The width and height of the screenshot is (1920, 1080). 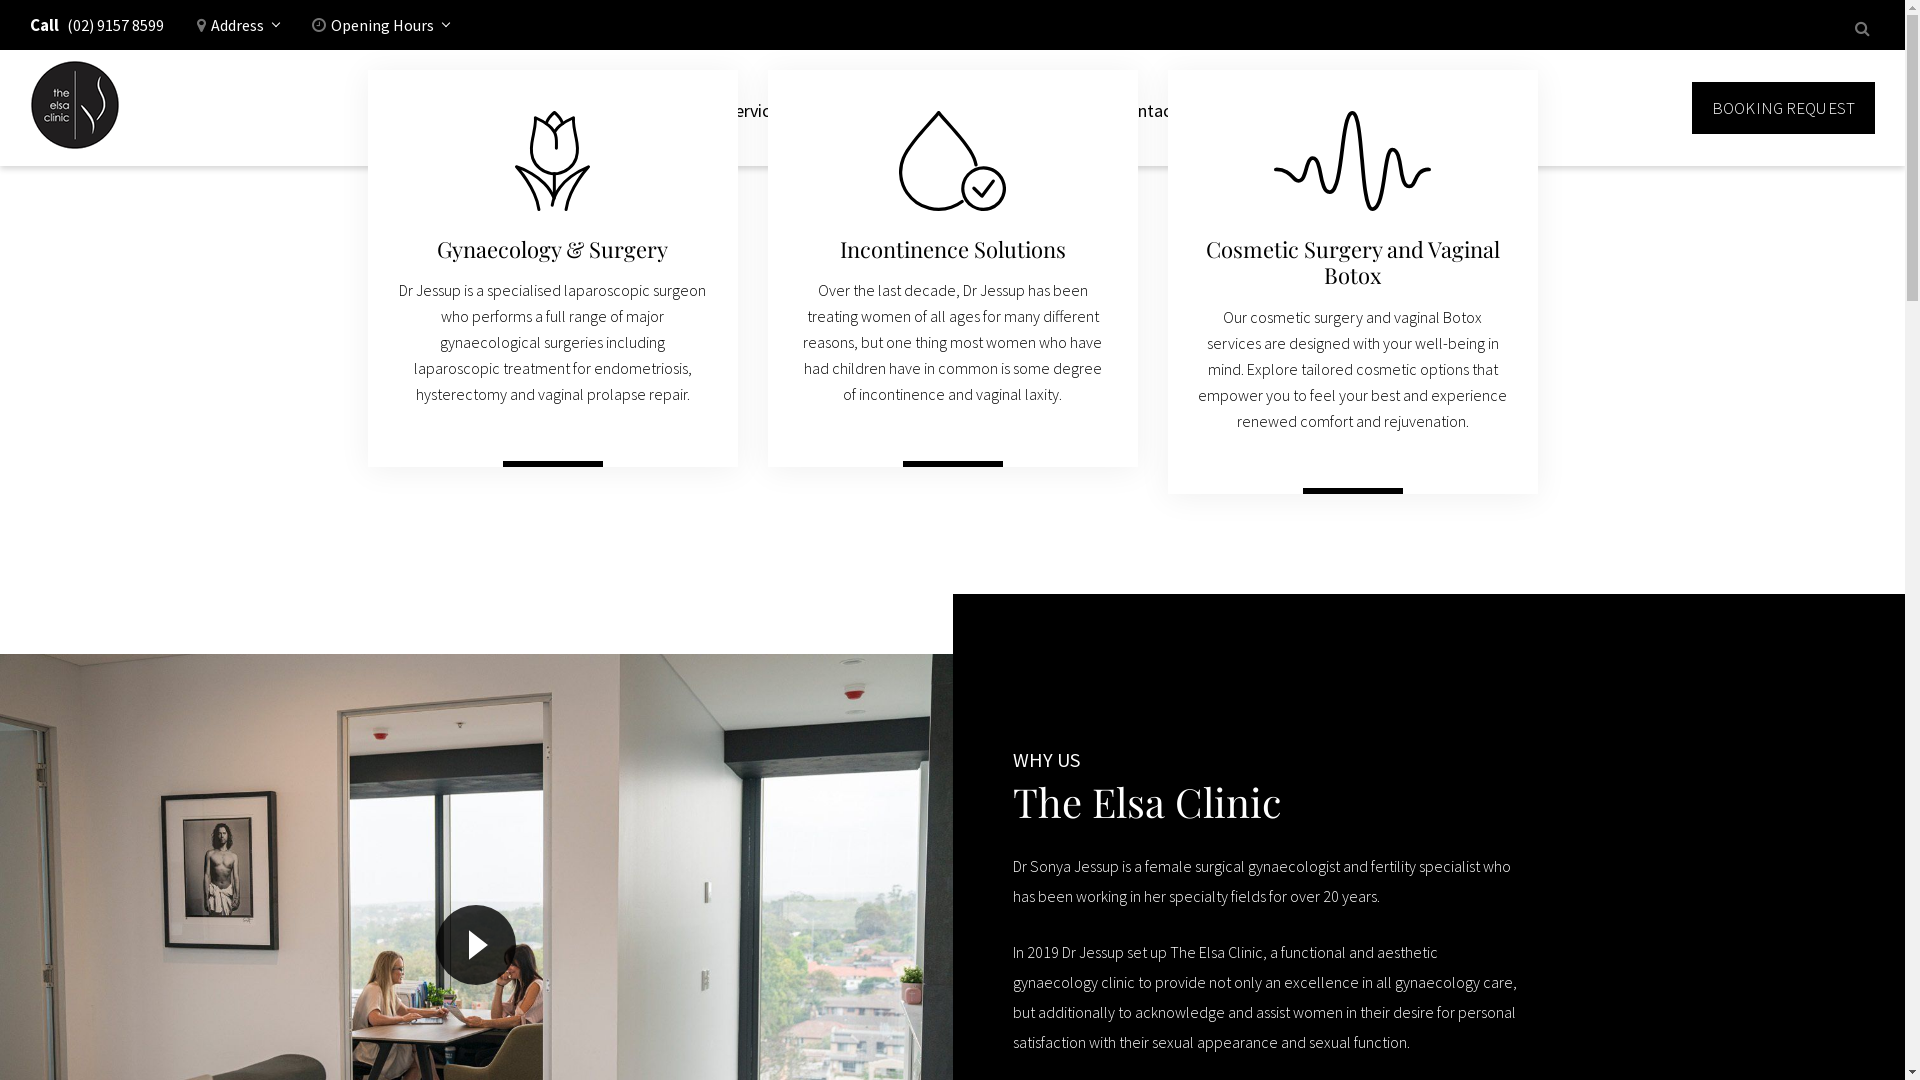 What do you see at coordinates (380, 30) in the screenshot?
I see `'Opening Hours'` at bounding box center [380, 30].